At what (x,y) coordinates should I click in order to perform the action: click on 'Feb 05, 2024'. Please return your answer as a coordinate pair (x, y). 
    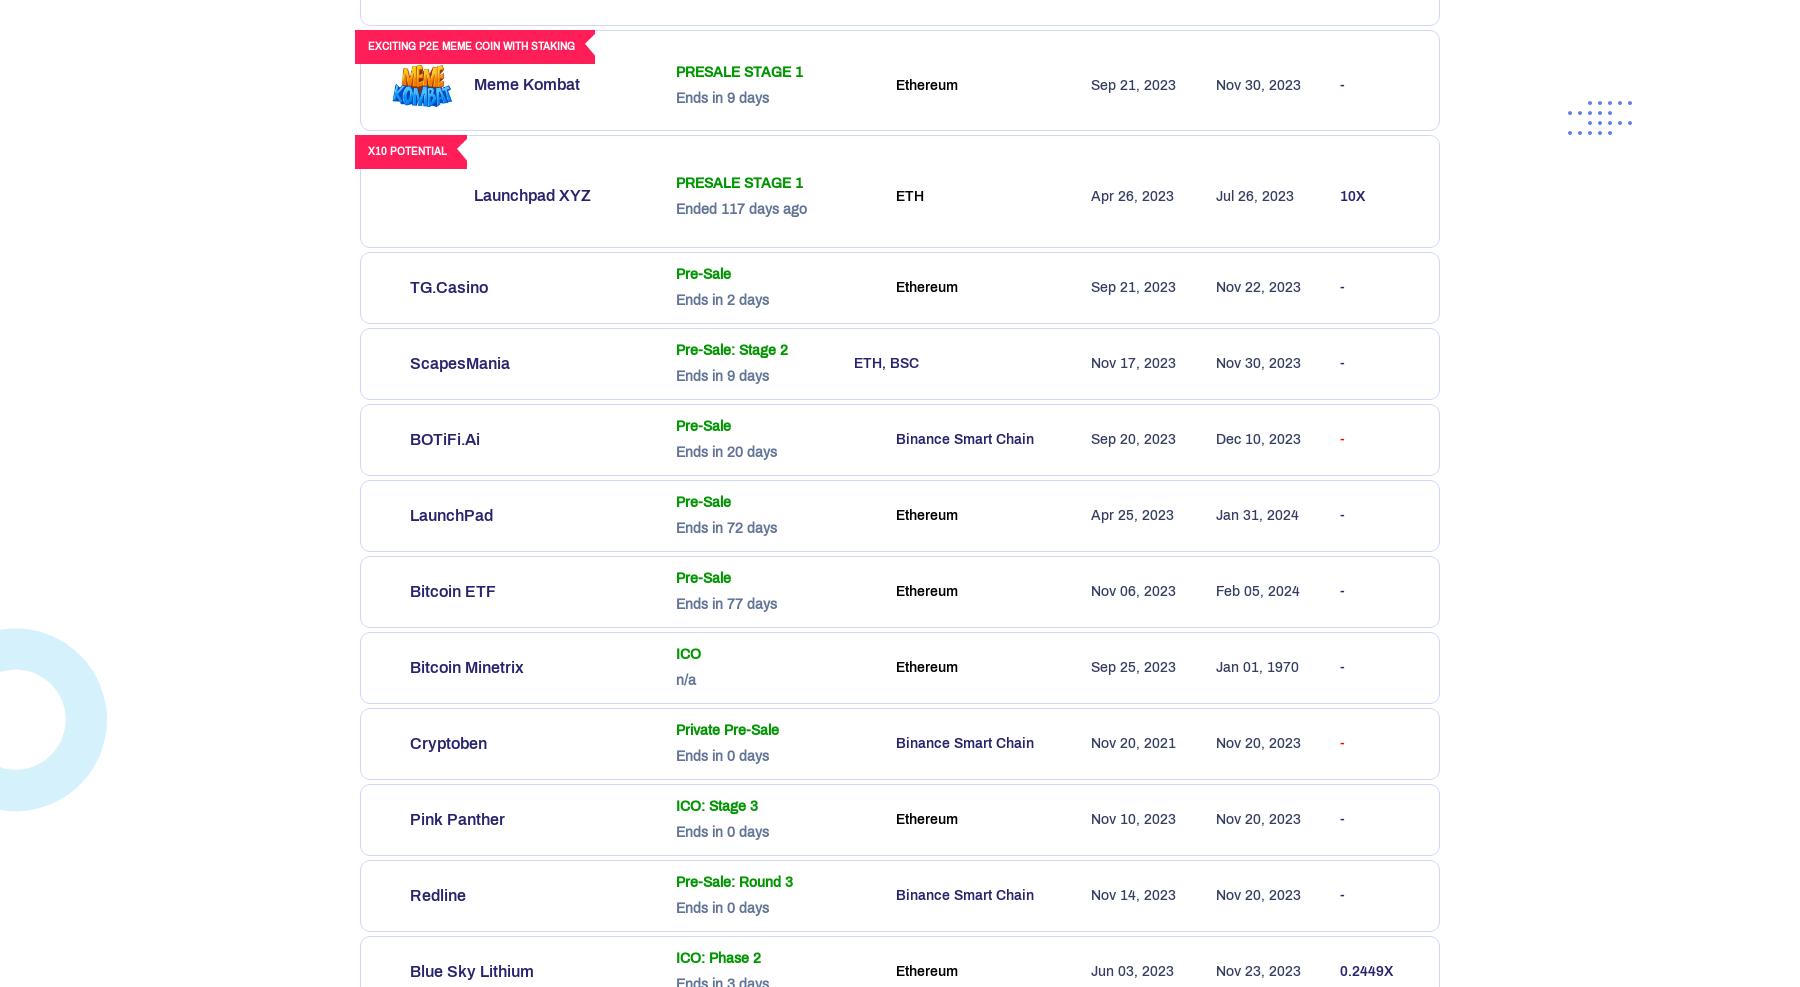
    Looking at the image, I should click on (1258, 590).